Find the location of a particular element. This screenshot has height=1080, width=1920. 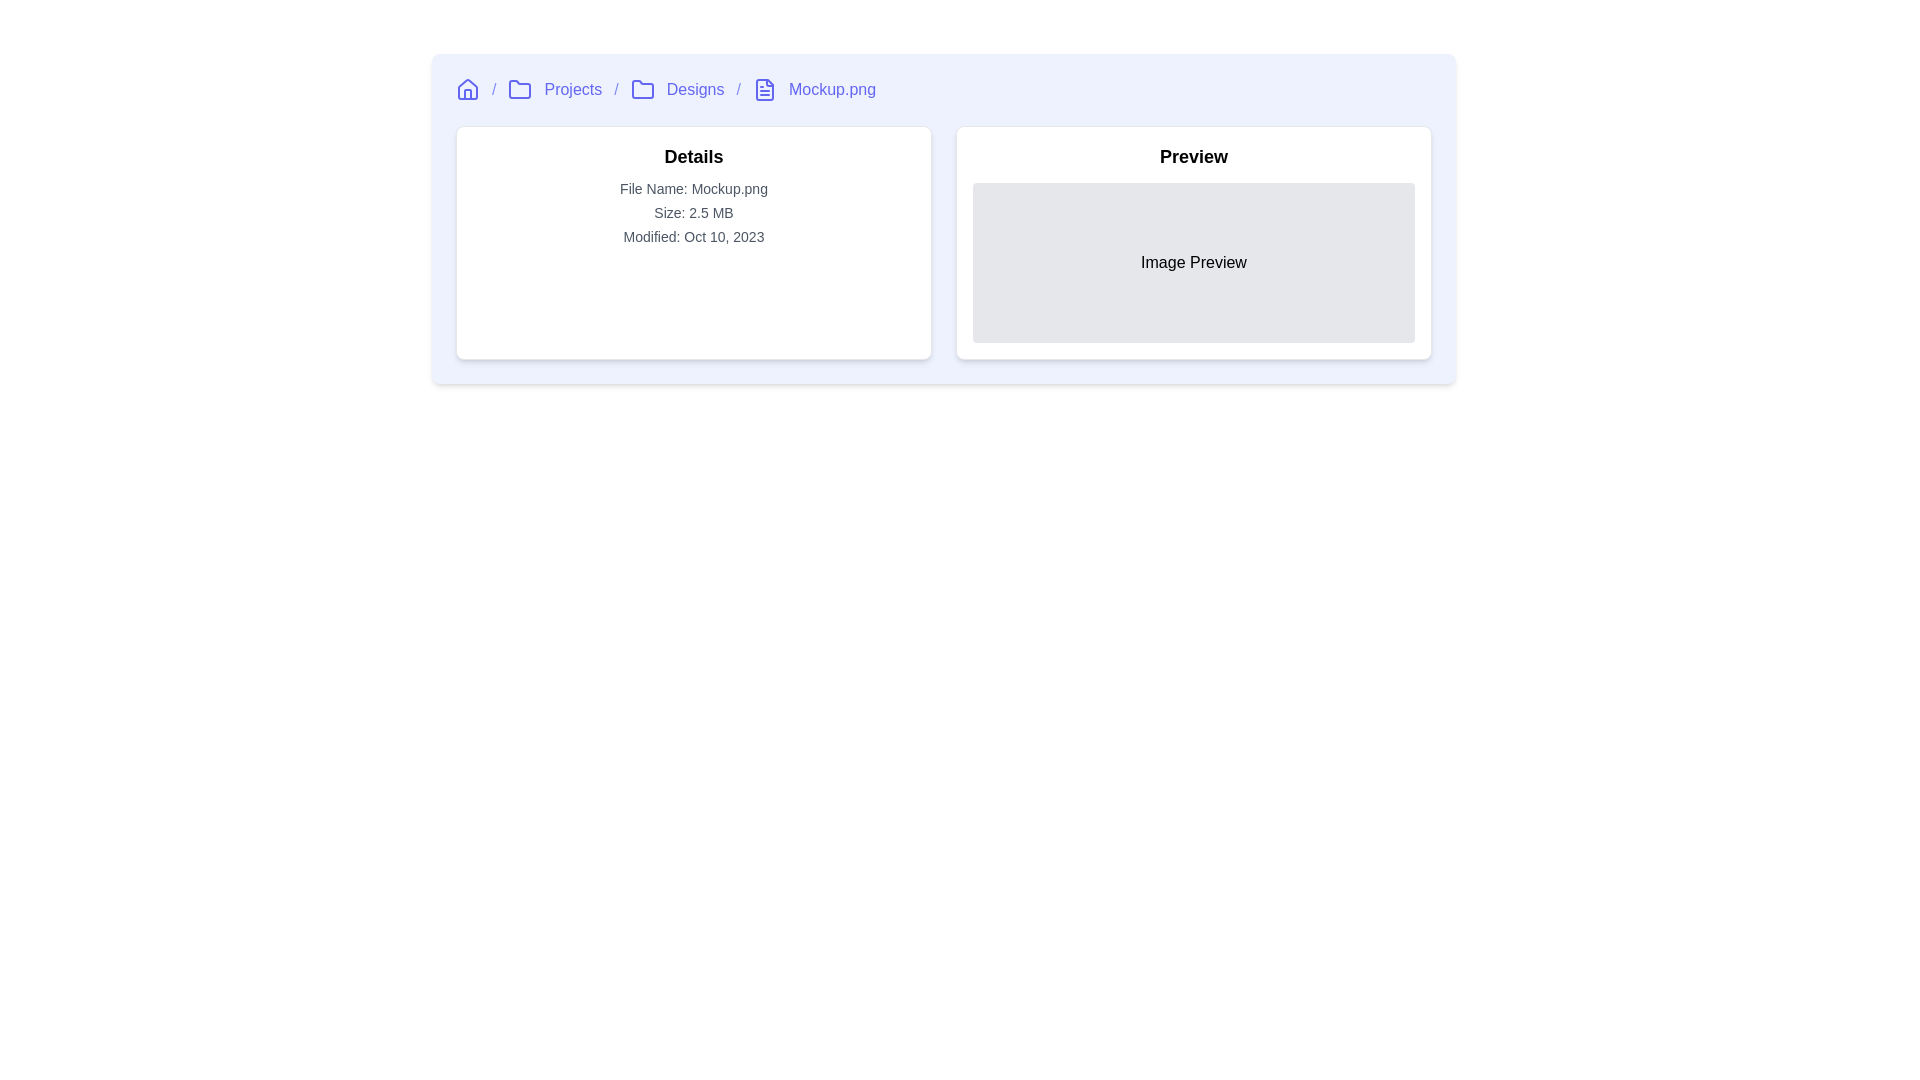

the home icon in the breadcrumb navigation bar at the top-left corner is located at coordinates (466, 87).